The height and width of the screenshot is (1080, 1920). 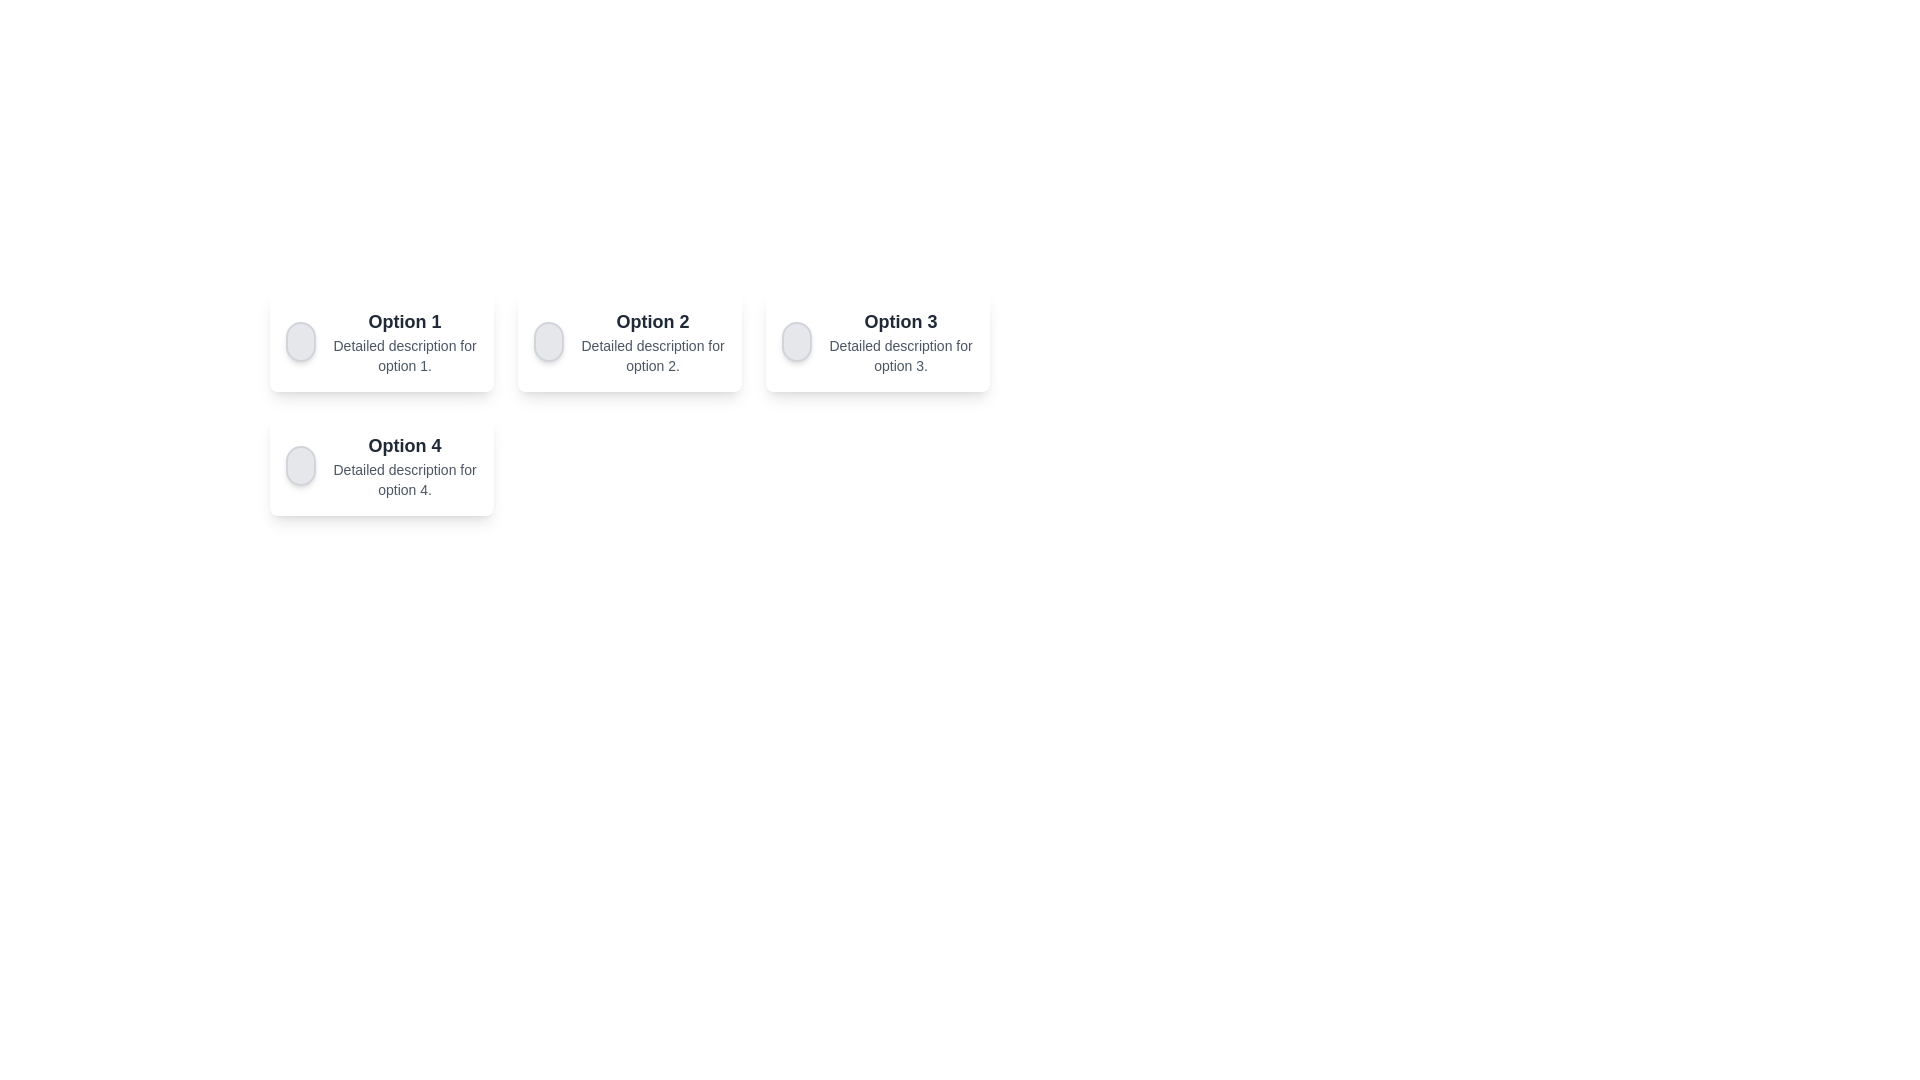 I want to click on the Card element titled 'Option 1' that has a bold header and a circular badge, located in the upper-left corner of a grid layout, so click(x=382, y=341).